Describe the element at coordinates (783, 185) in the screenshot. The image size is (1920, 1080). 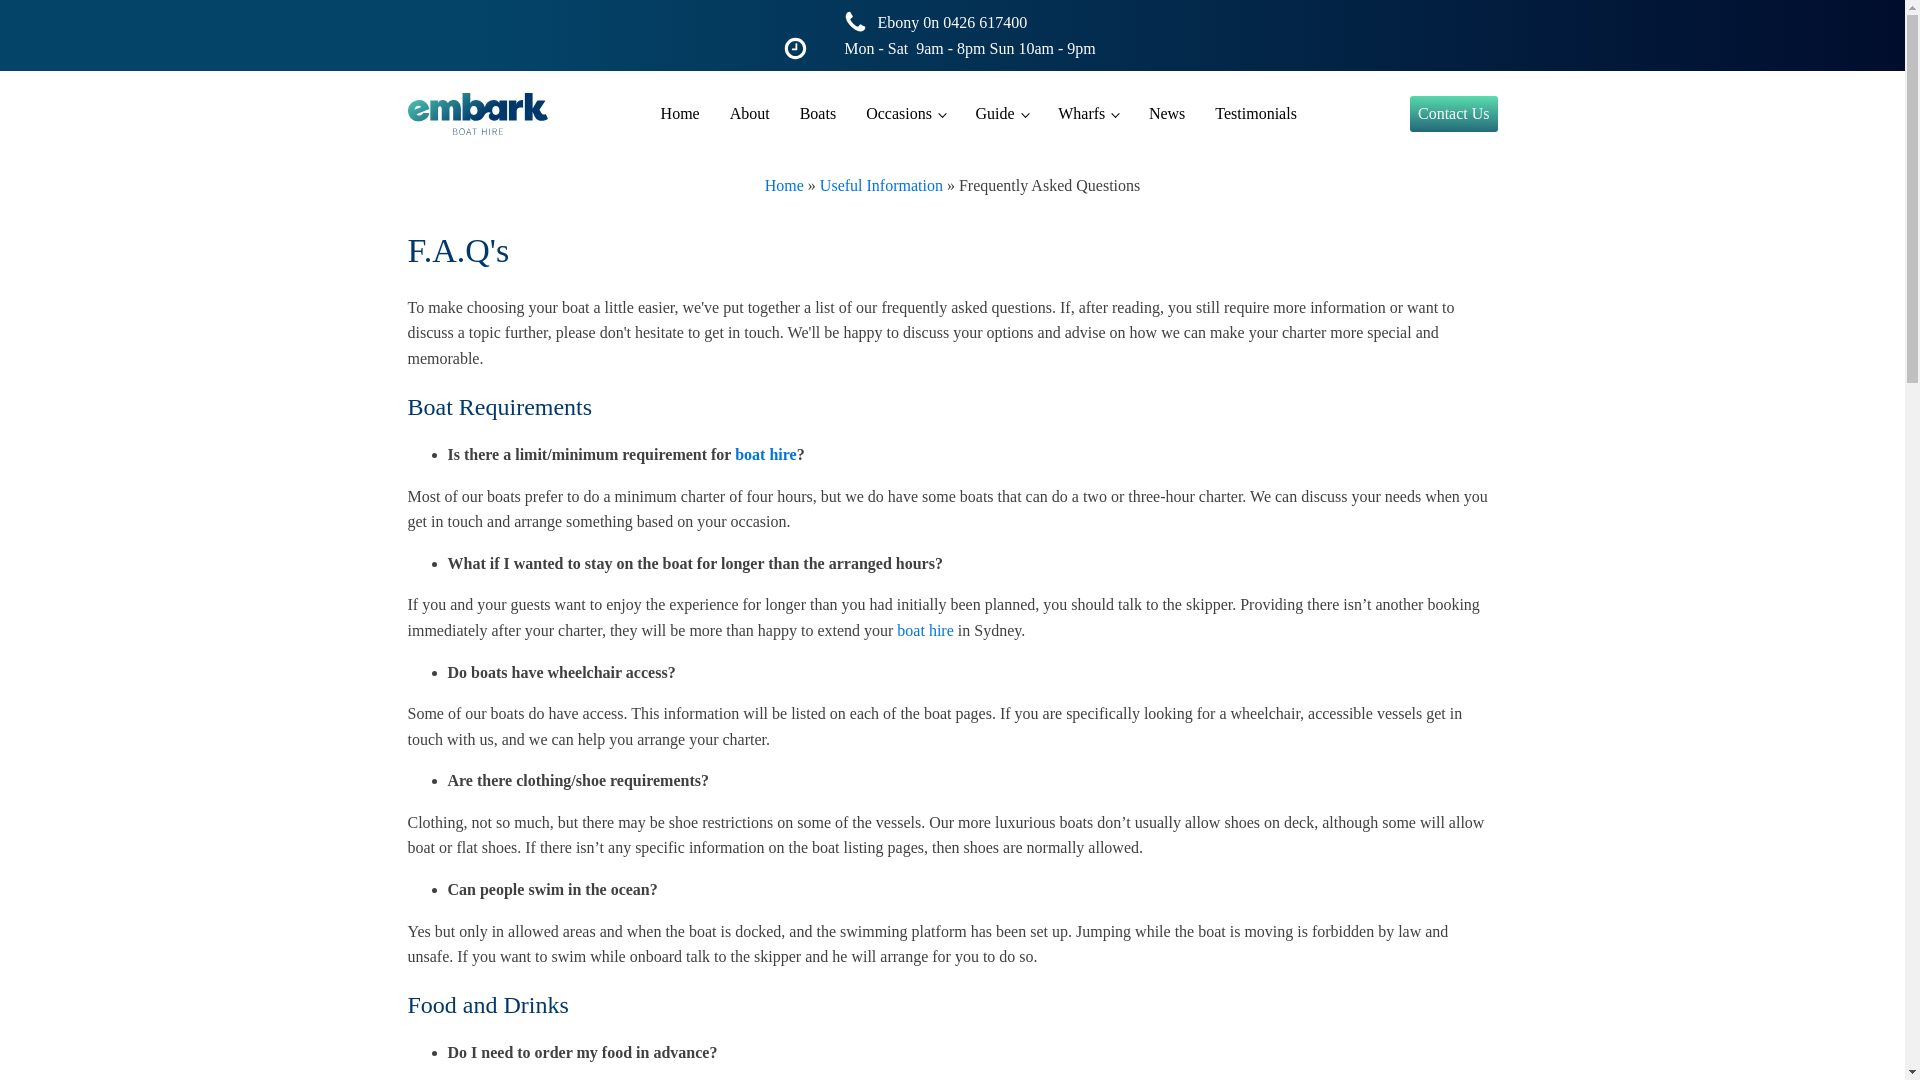
I see `'Home'` at that location.